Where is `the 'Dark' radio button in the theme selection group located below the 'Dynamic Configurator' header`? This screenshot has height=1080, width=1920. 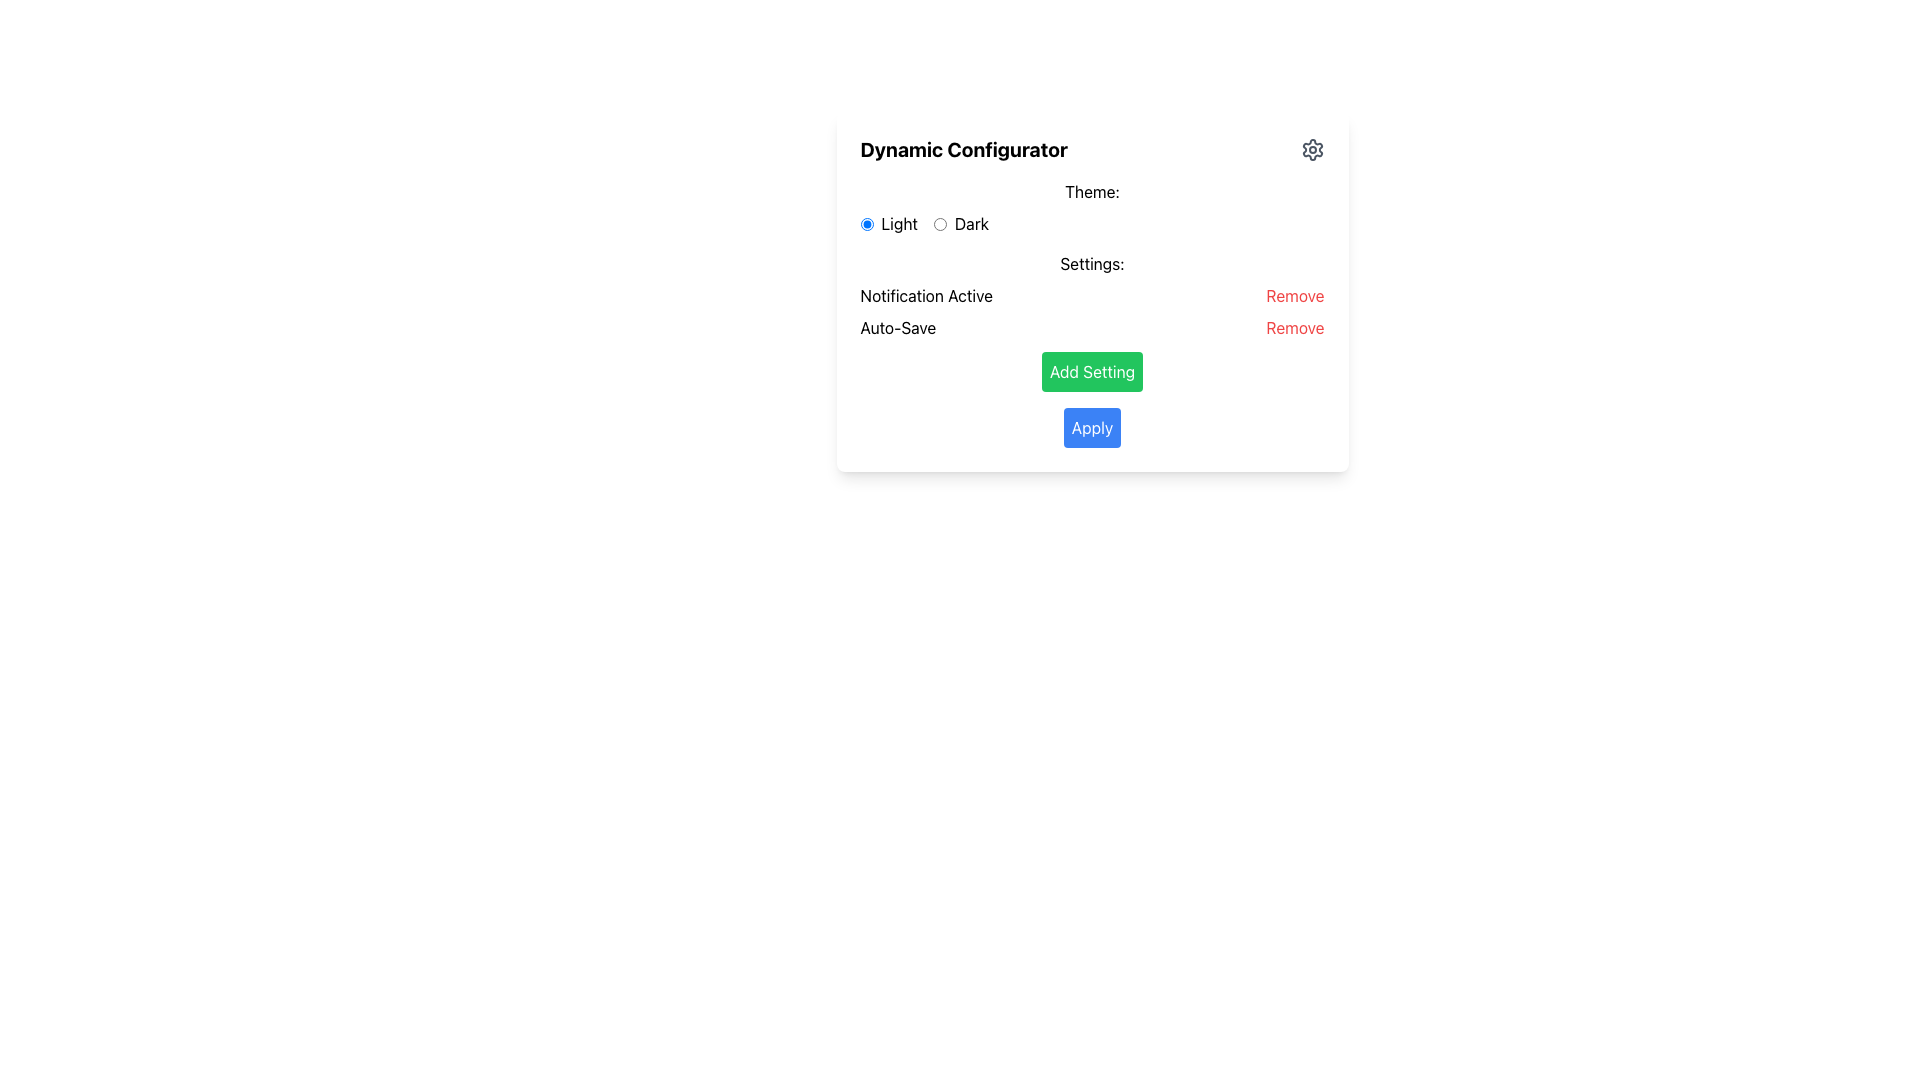
the 'Dark' radio button in the theme selection group located below the 'Dynamic Configurator' header is located at coordinates (1091, 208).